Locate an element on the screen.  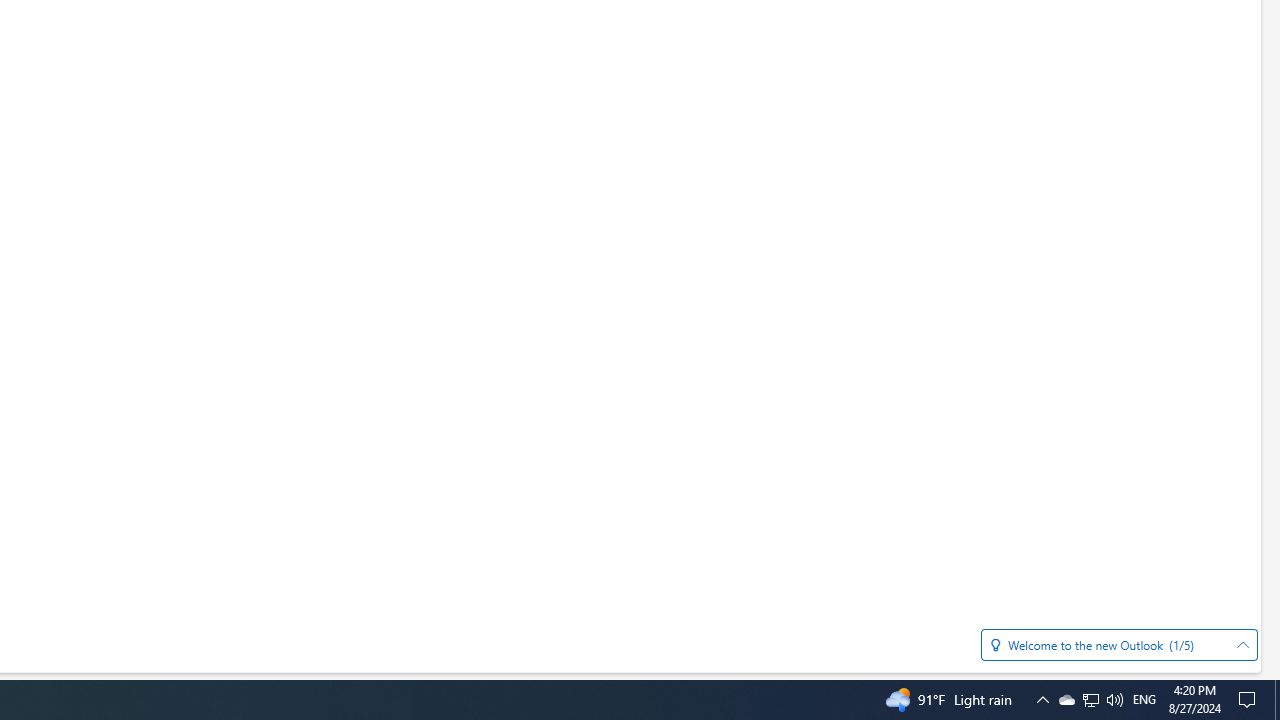
'Tray Input Indicator - English (United States)' is located at coordinates (1144, 698).